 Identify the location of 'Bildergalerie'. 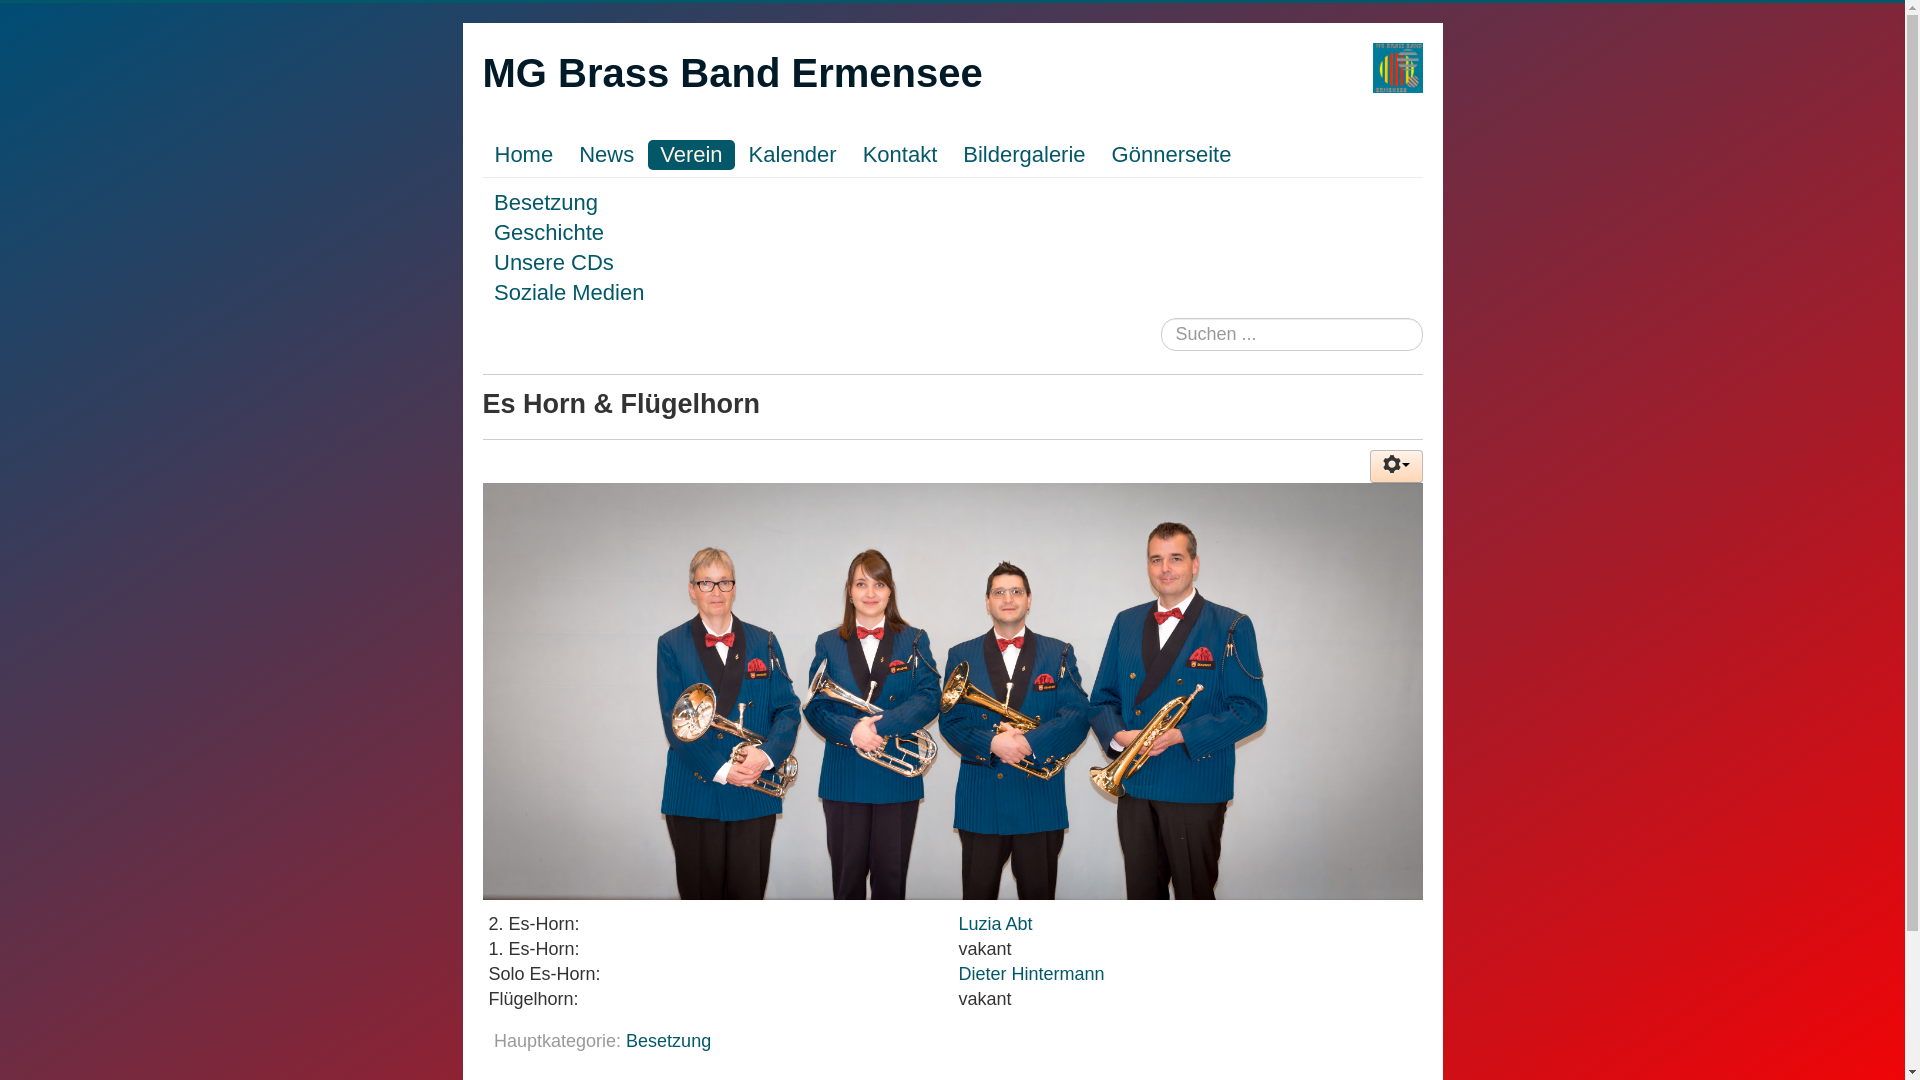
(1023, 153).